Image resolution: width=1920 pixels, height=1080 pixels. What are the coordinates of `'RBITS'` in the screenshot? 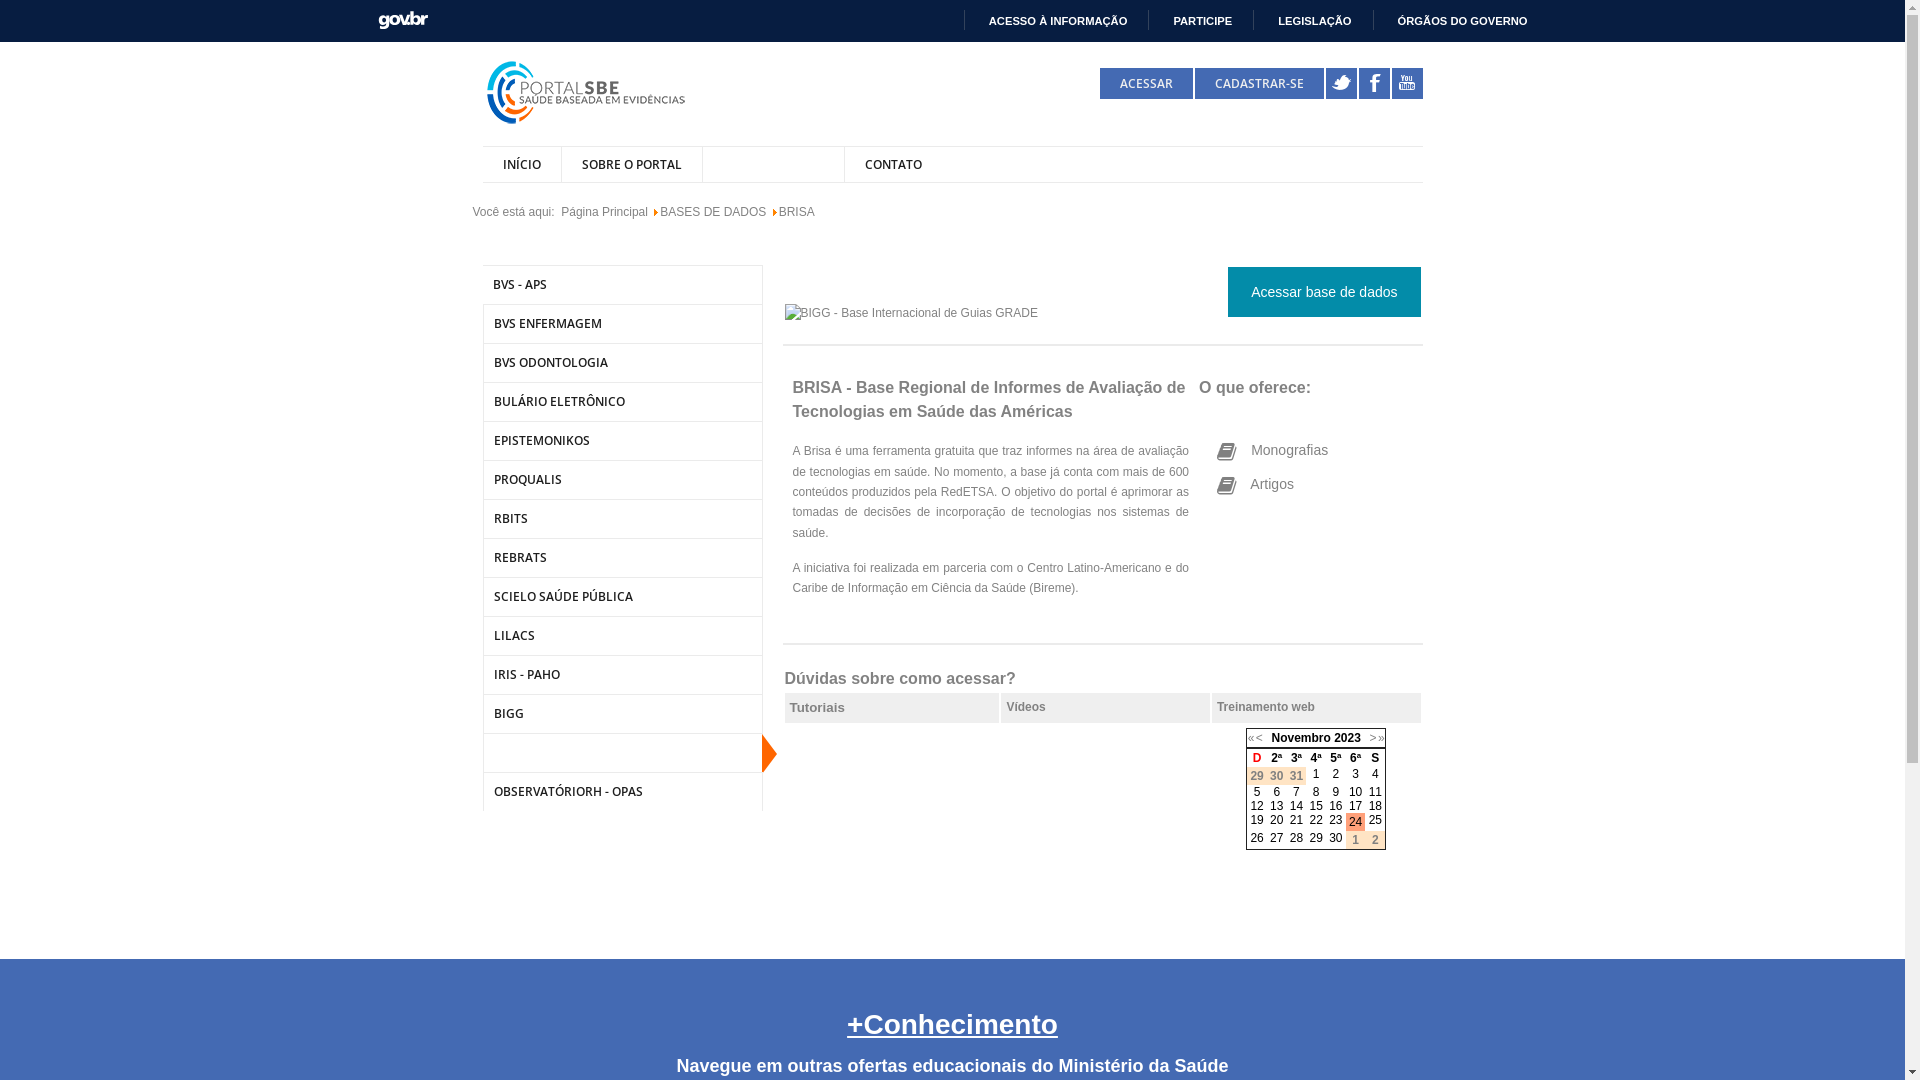 It's located at (621, 517).